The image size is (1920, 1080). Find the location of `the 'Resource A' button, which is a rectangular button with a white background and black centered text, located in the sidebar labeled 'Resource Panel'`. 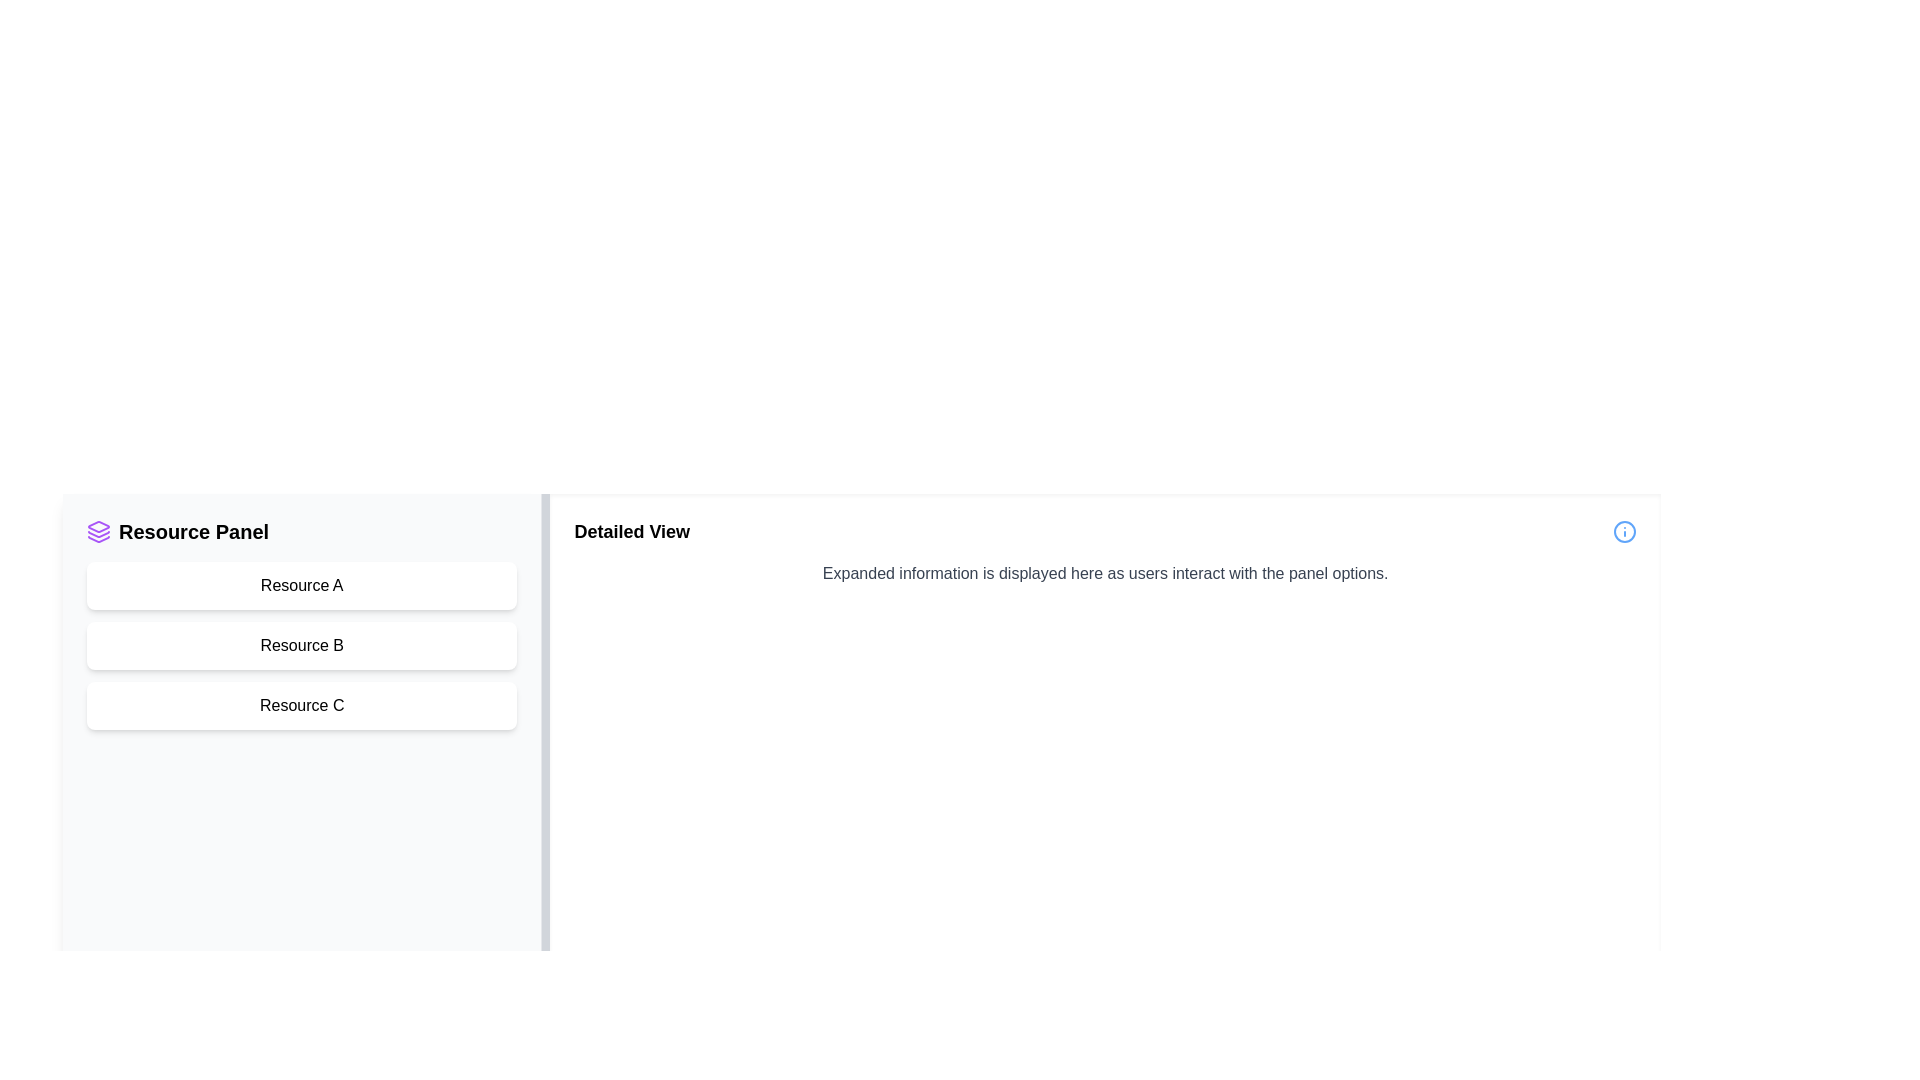

the 'Resource A' button, which is a rectangular button with a white background and black centered text, located in the sidebar labeled 'Resource Panel' is located at coordinates (301, 585).